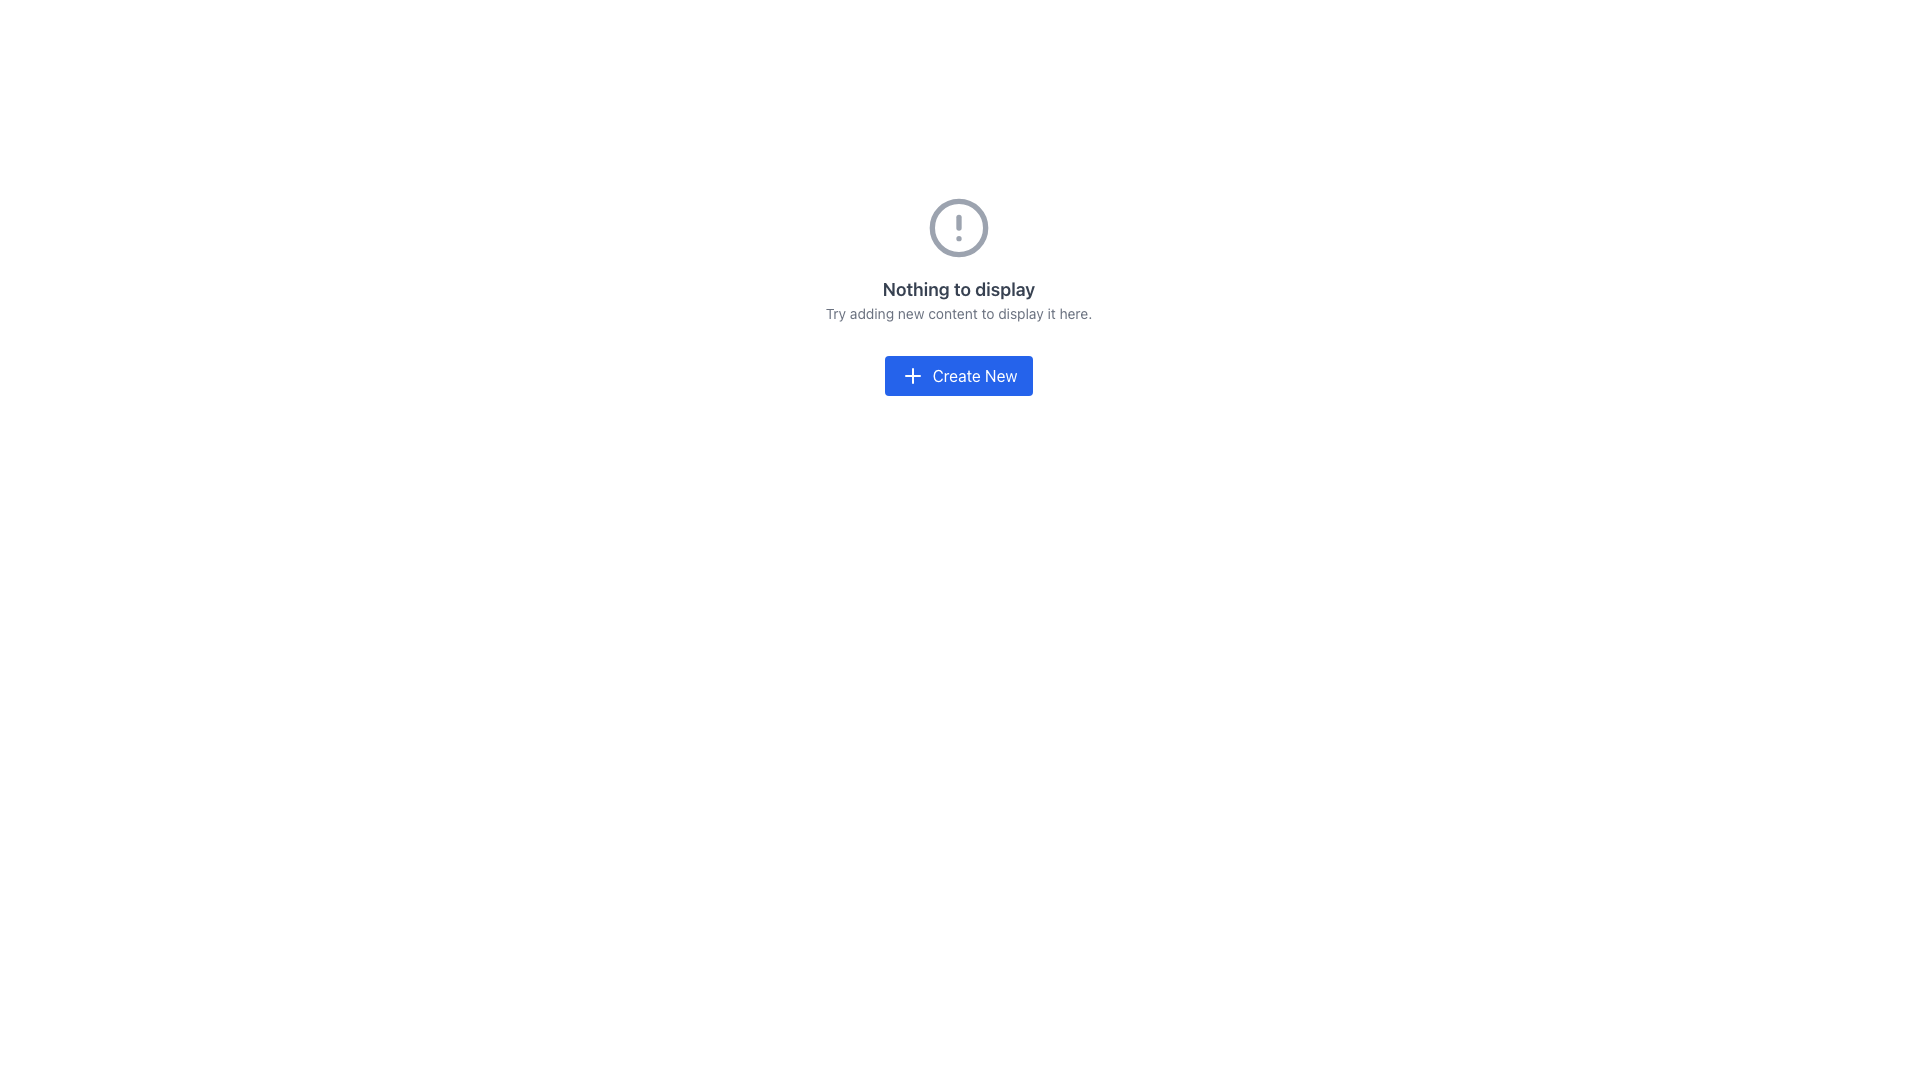 This screenshot has height=1080, width=1920. Describe the element at coordinates (958, 313) in the screenshot. I see `text of the Text Label that reads 'Try adding new content to display it here.', which is styled with a small font size and gray color, located between 'Nothing to display' and the 'Create New' button` at that location.